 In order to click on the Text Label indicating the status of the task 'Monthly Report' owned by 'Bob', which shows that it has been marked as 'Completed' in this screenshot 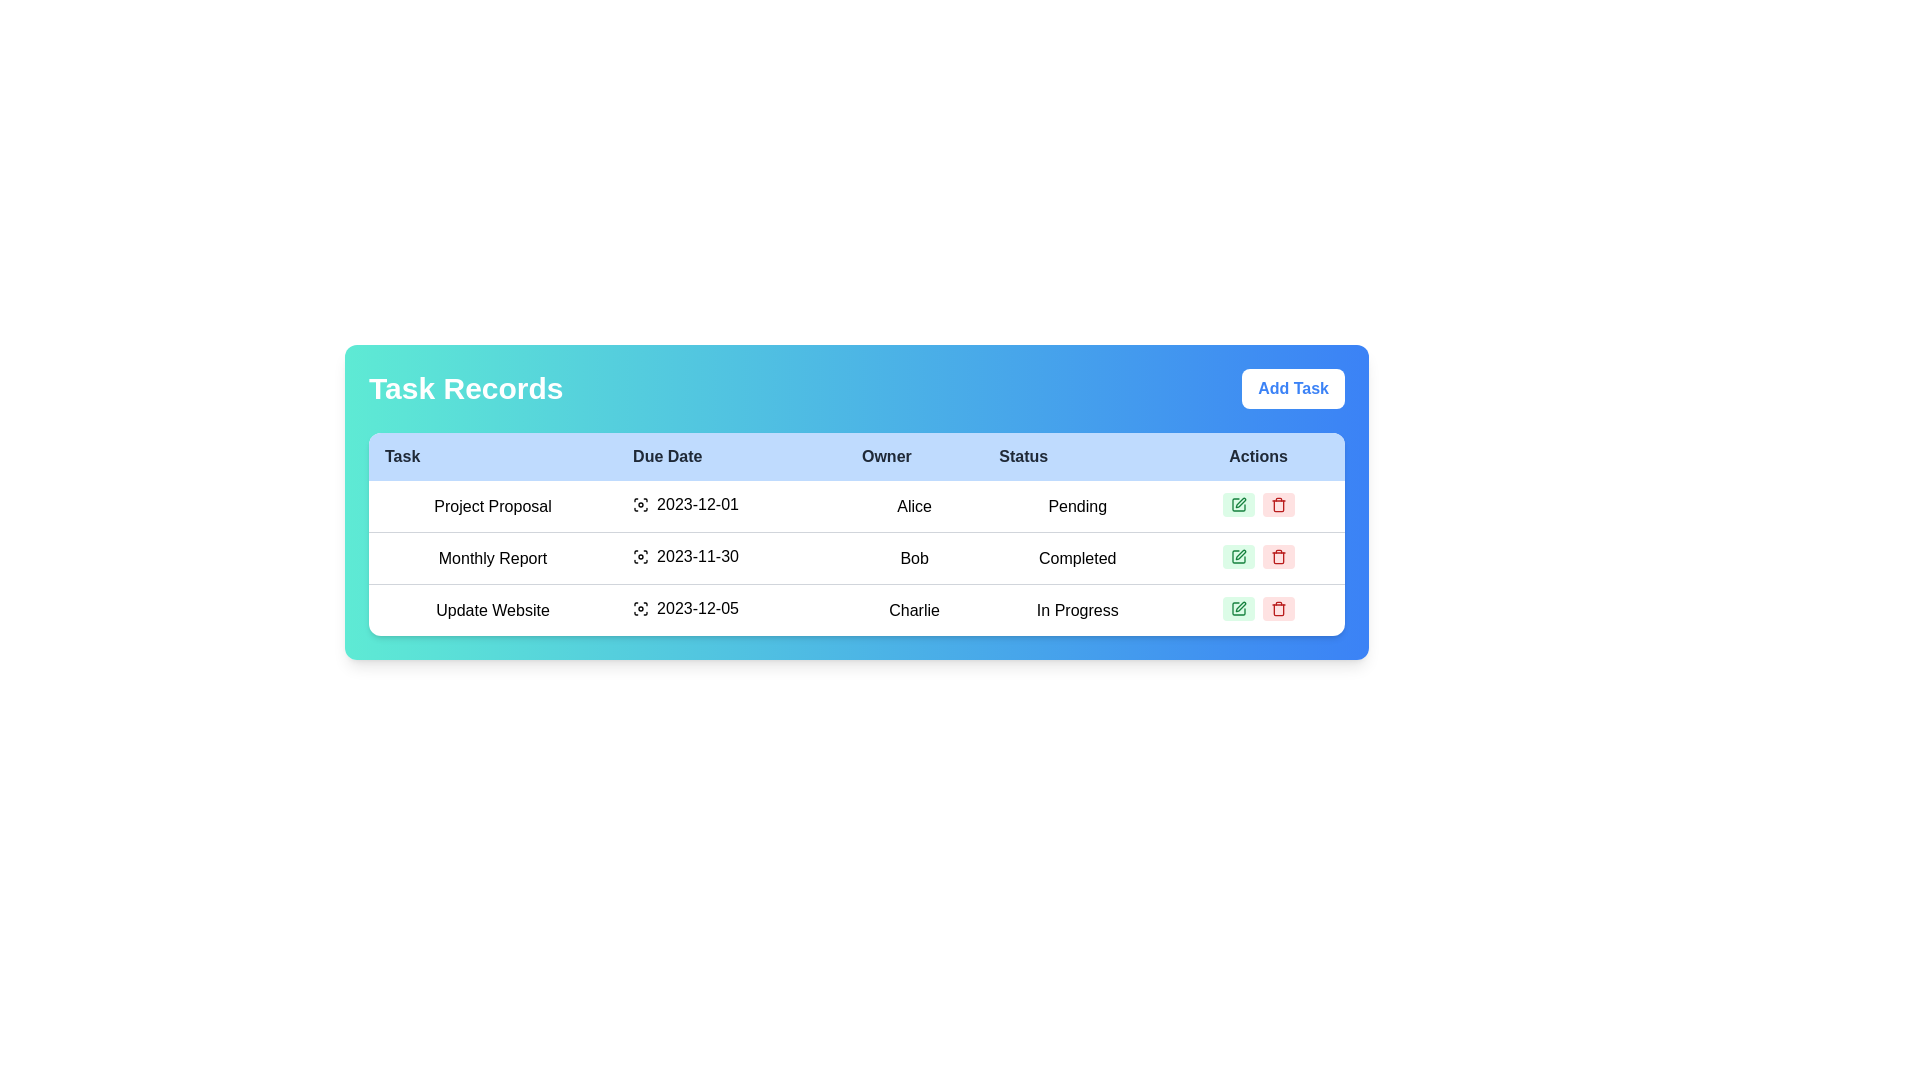, I will do `click(1076, 558)`.